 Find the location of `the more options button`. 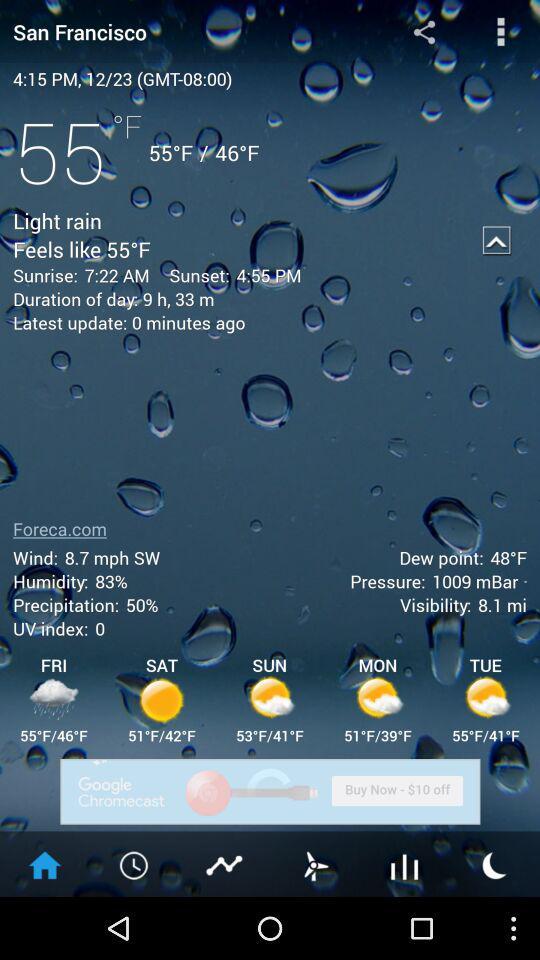

the more options button is located at coordinates (500, 30).